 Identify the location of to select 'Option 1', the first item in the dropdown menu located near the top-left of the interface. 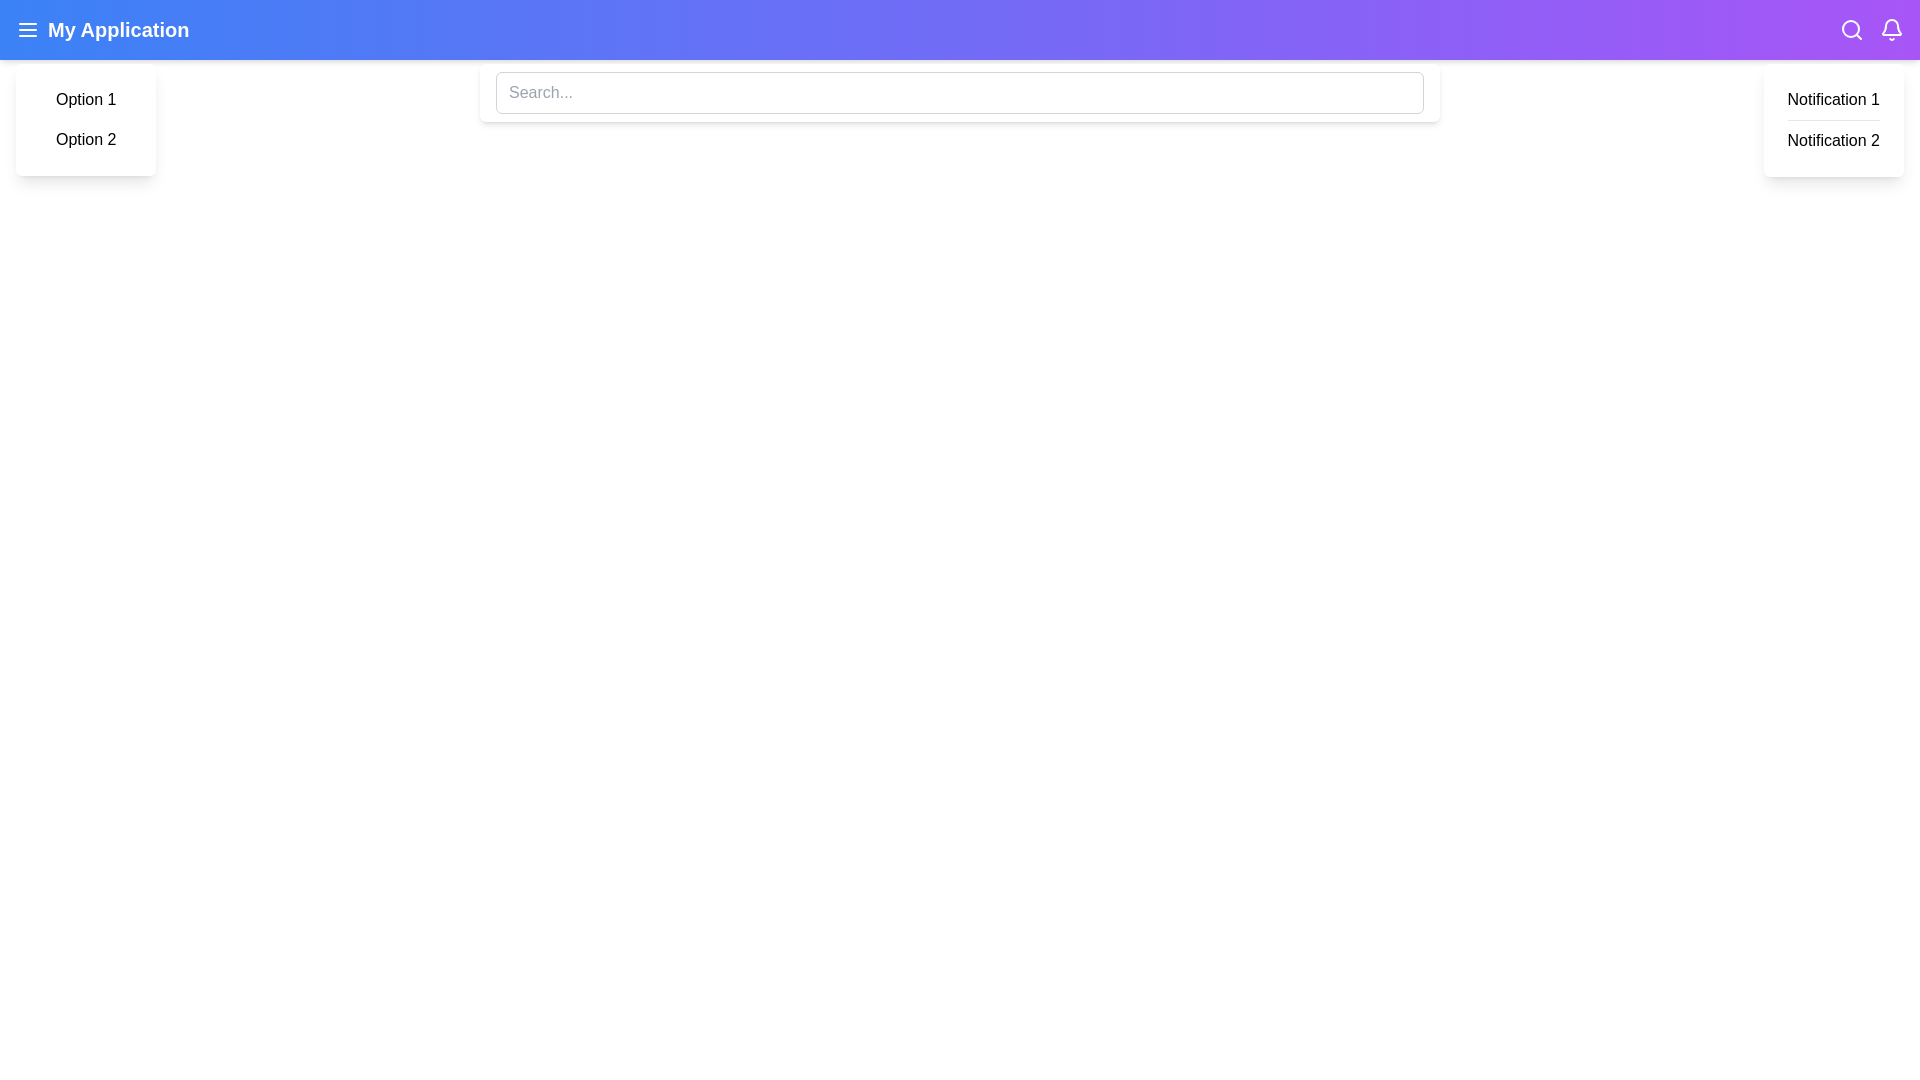
(85, 100).